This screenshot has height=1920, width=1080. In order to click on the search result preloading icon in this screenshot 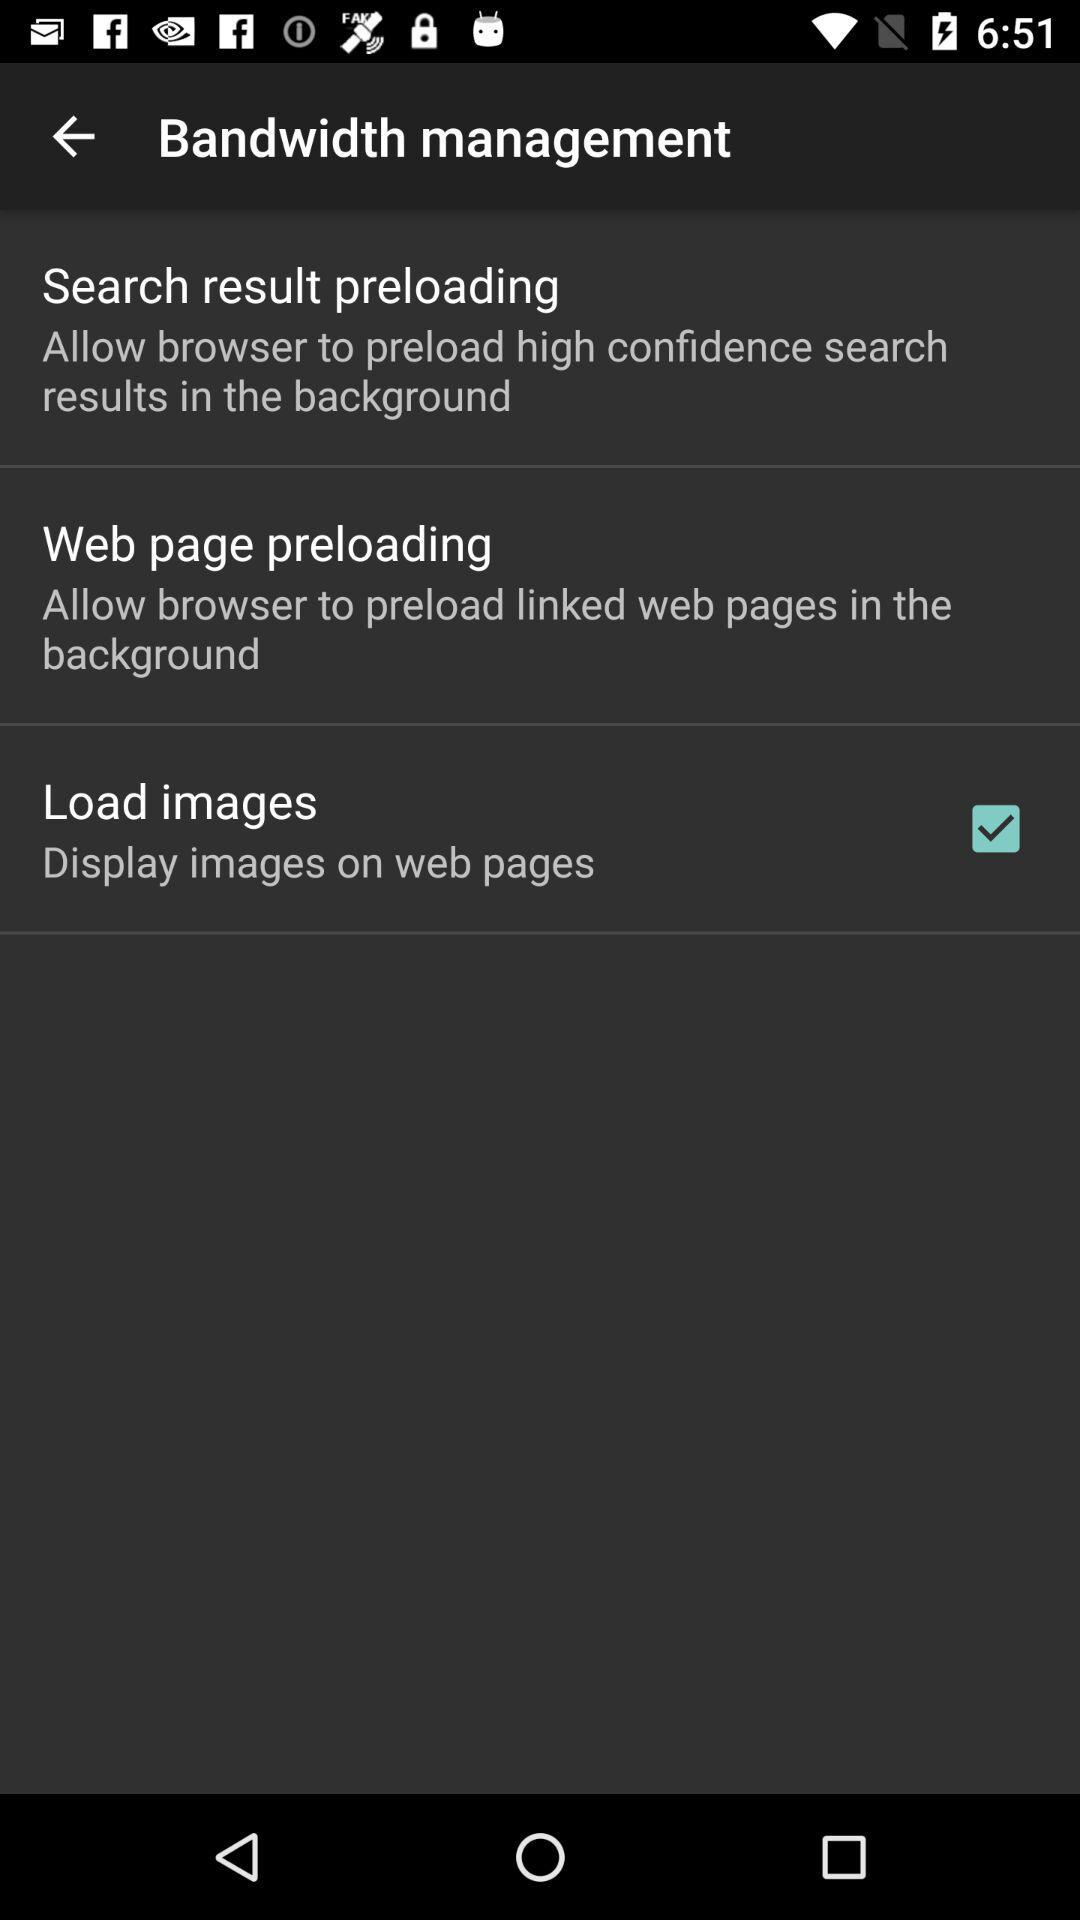, I will do `click(301, 283)`.